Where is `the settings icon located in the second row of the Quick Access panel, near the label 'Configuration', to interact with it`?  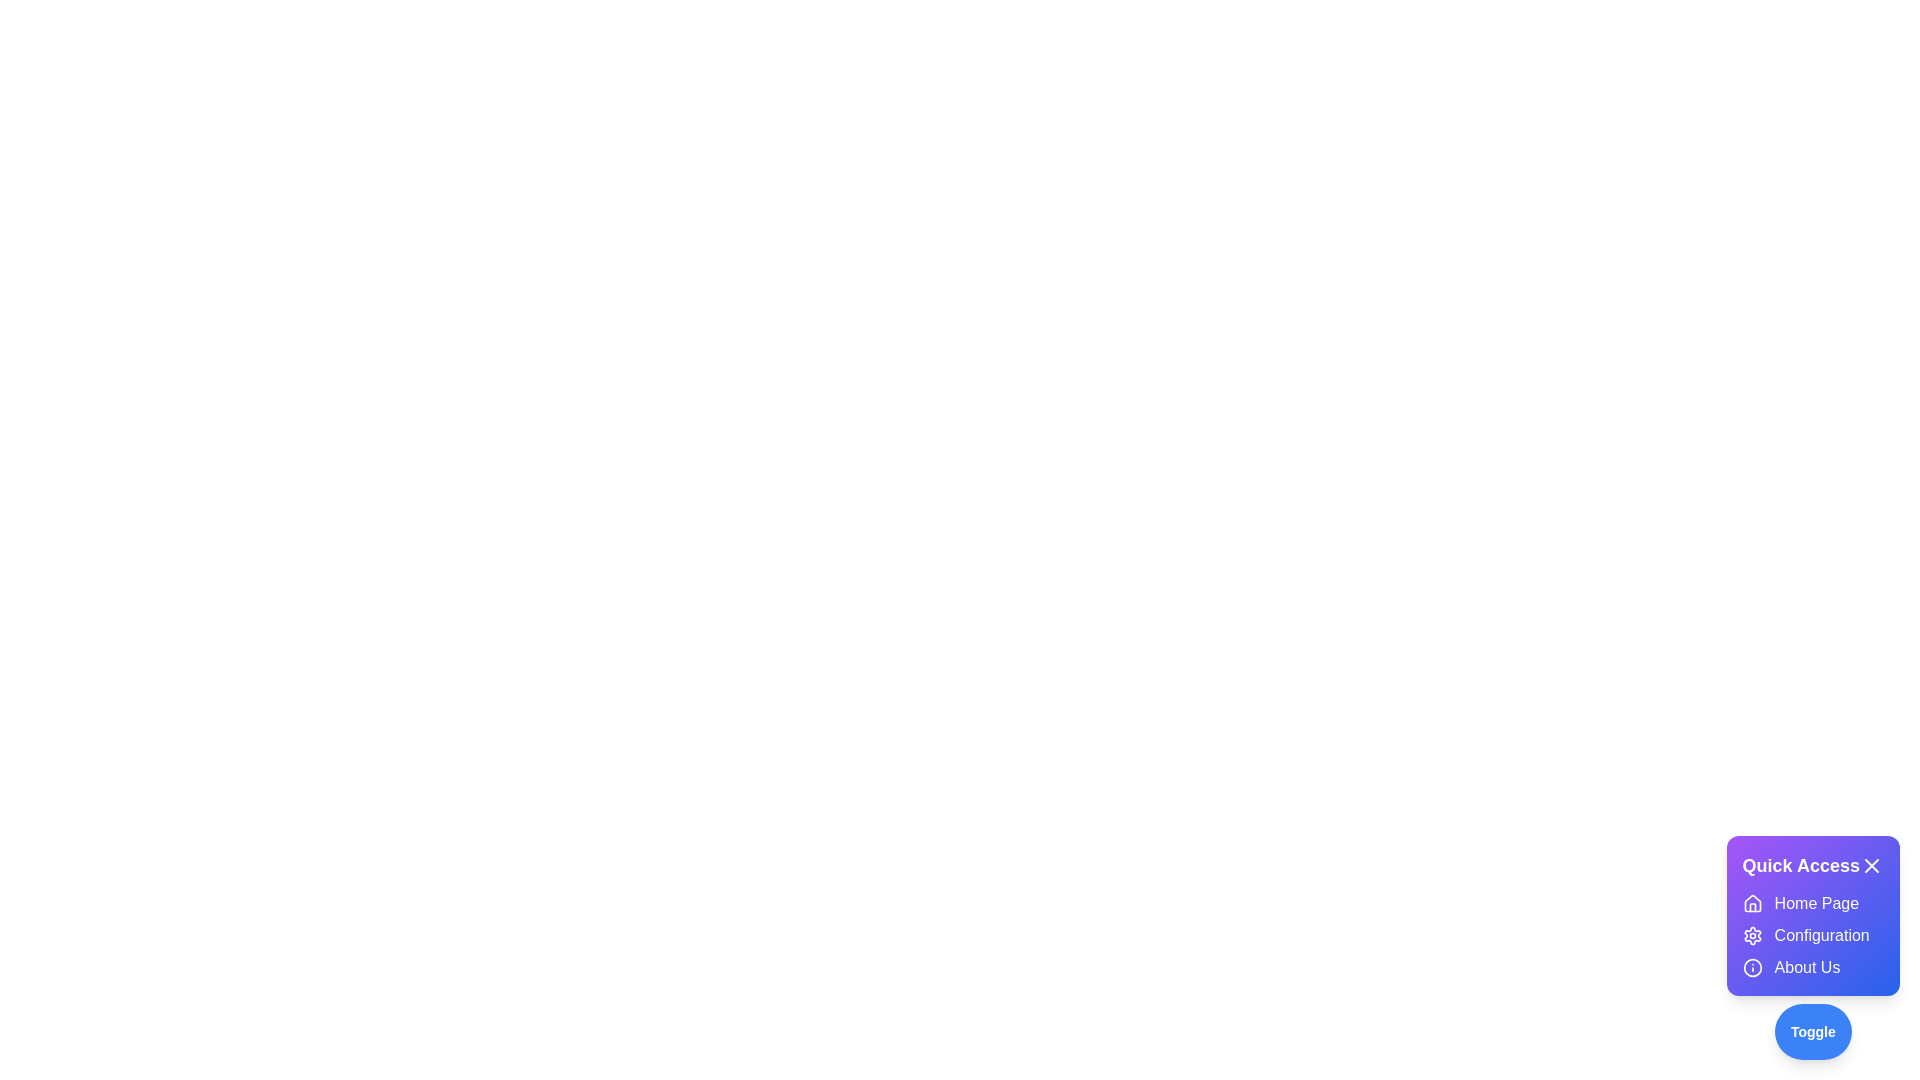
the settings icon located in the second row of the Quick Access panel, near the label 'Configuration', to interact with it is located at coordinates (1751, 936).